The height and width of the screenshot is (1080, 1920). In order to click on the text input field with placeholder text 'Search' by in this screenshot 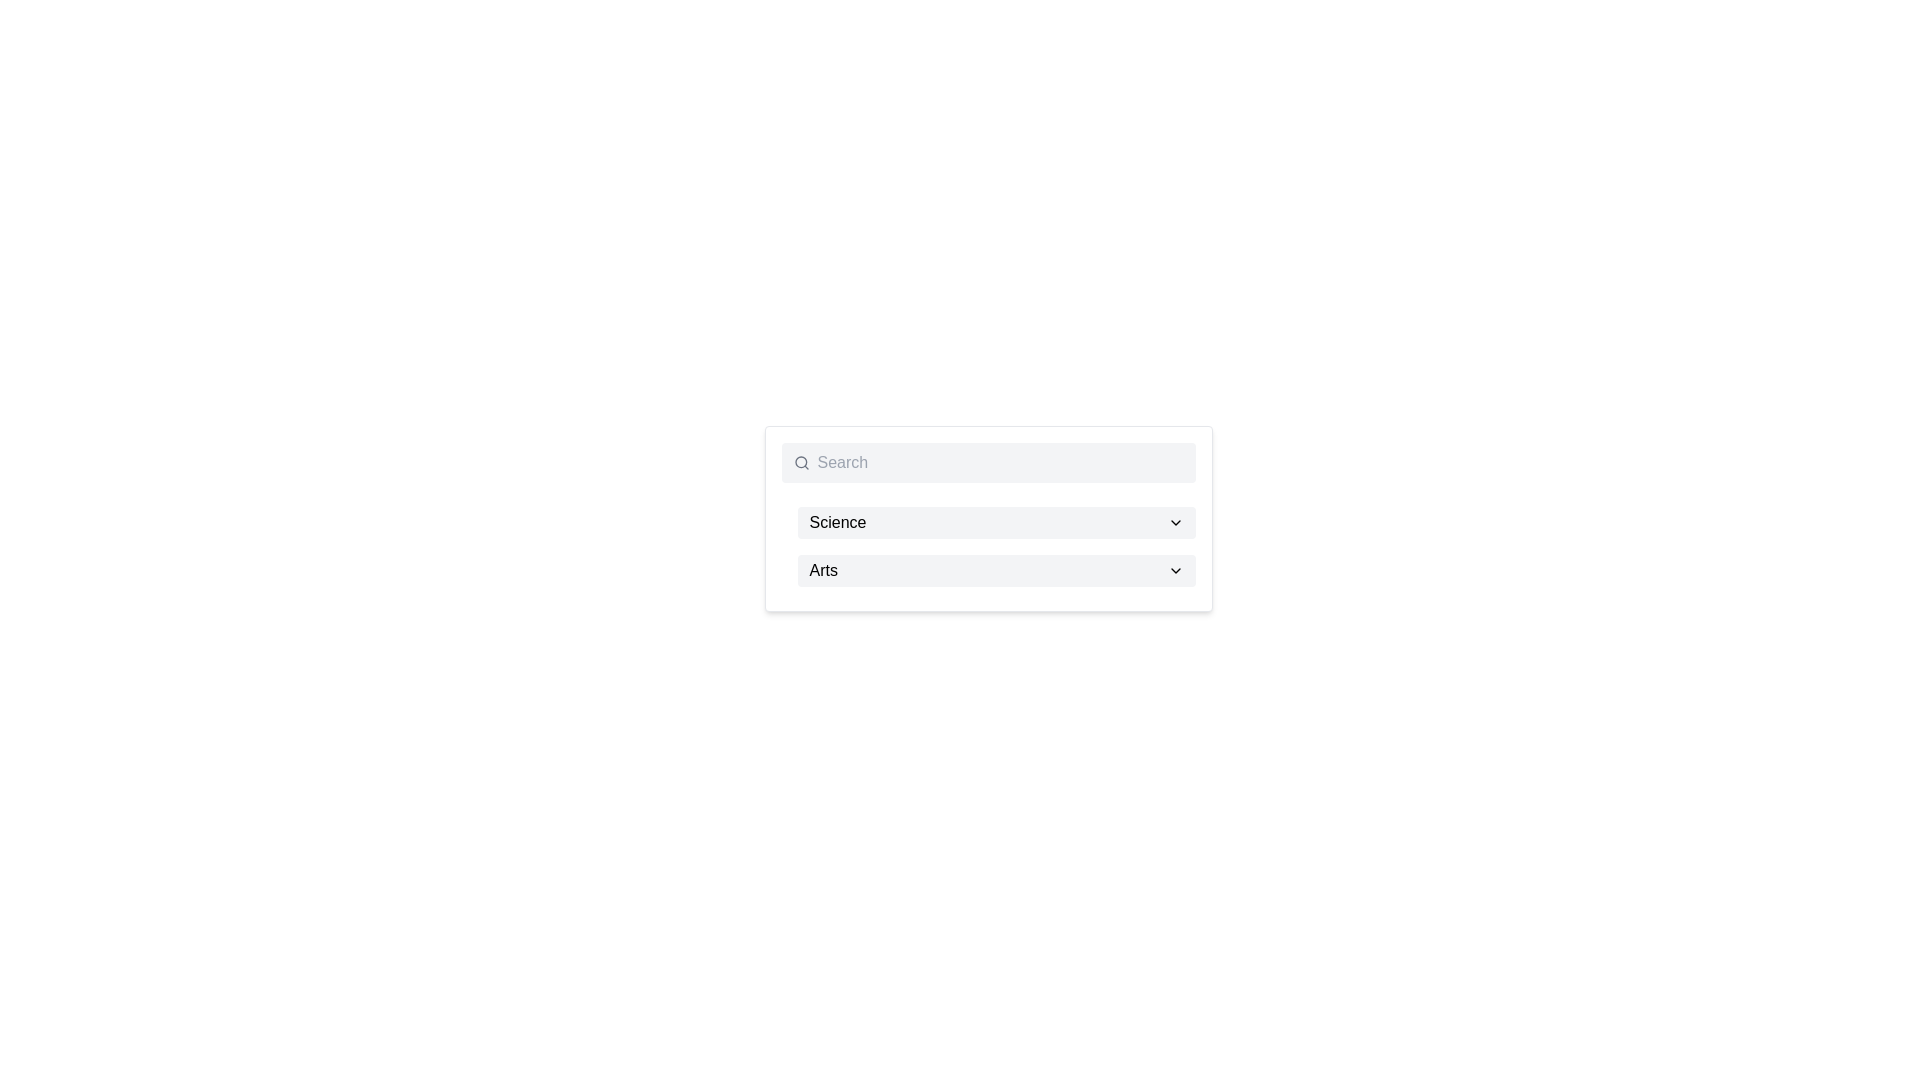, I will do `click(1000, 462)`.